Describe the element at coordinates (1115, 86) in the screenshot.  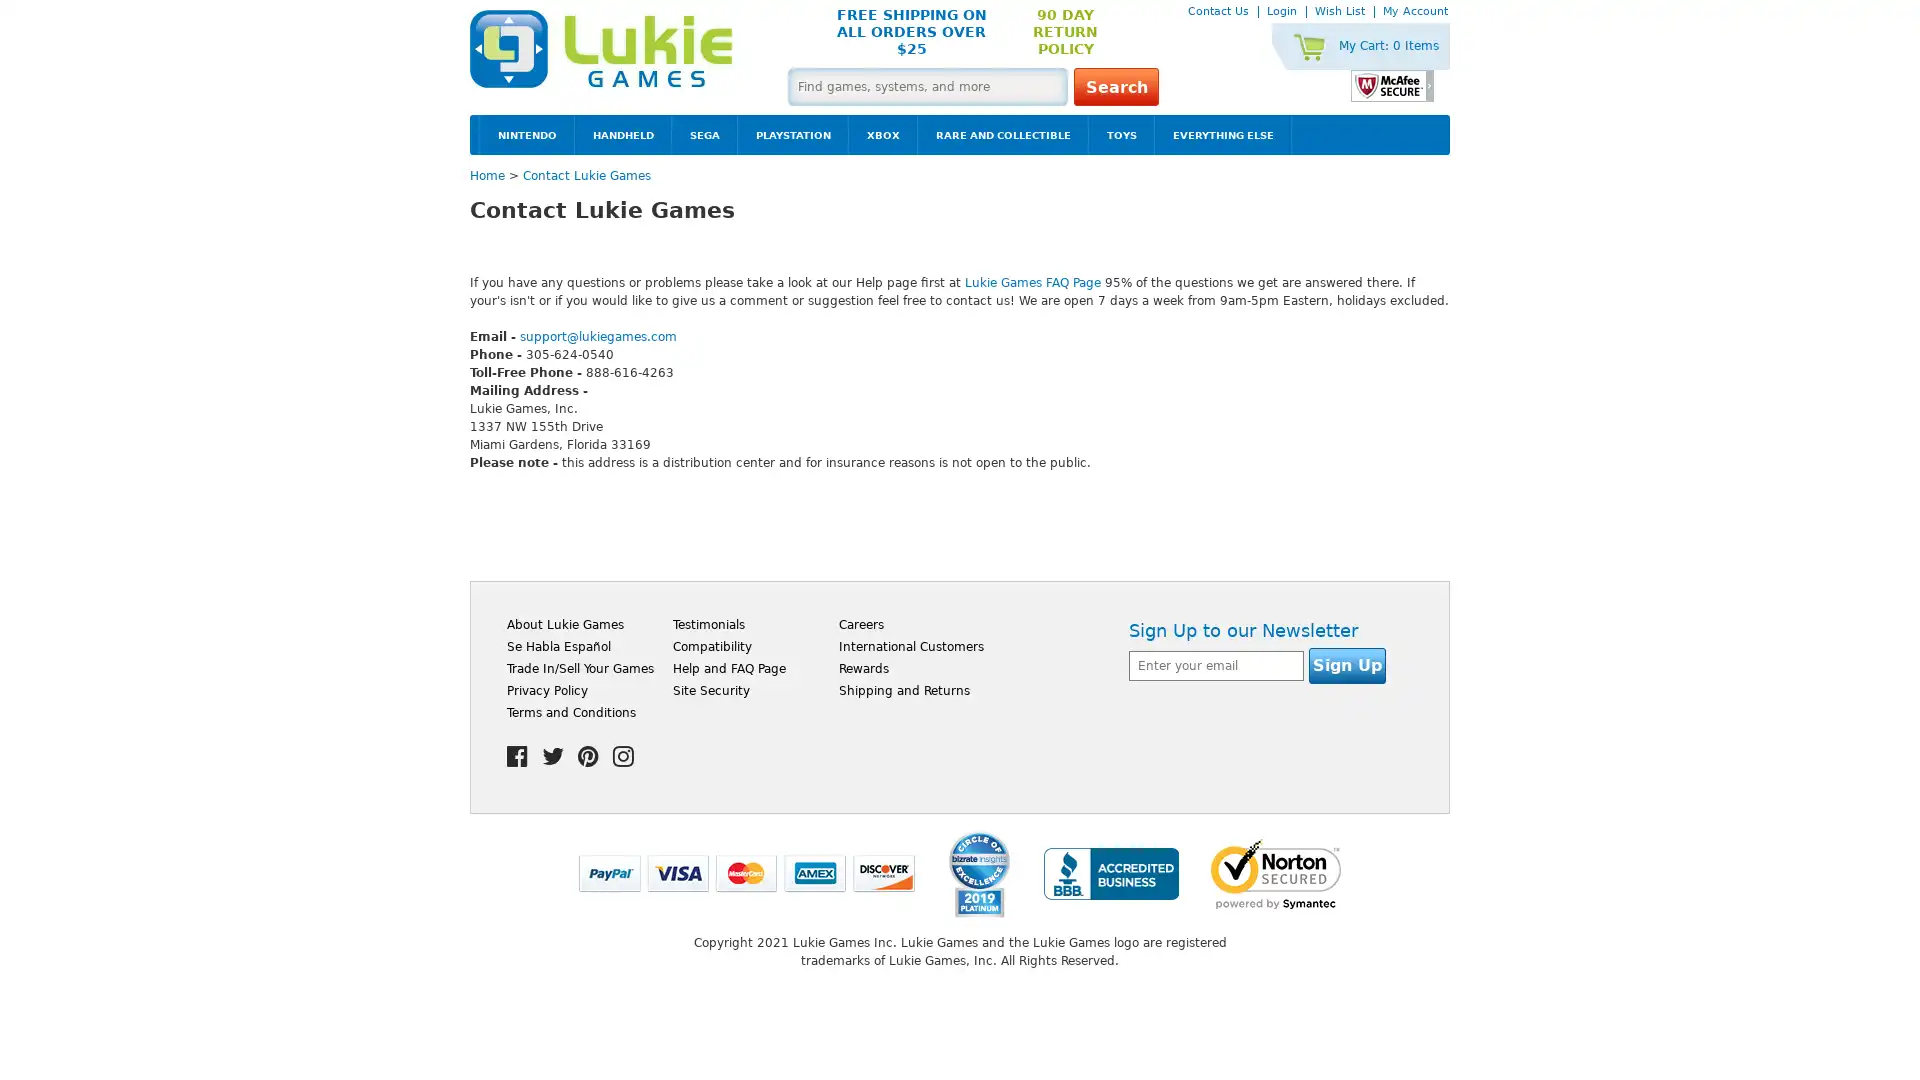
I see `Search` at that location.